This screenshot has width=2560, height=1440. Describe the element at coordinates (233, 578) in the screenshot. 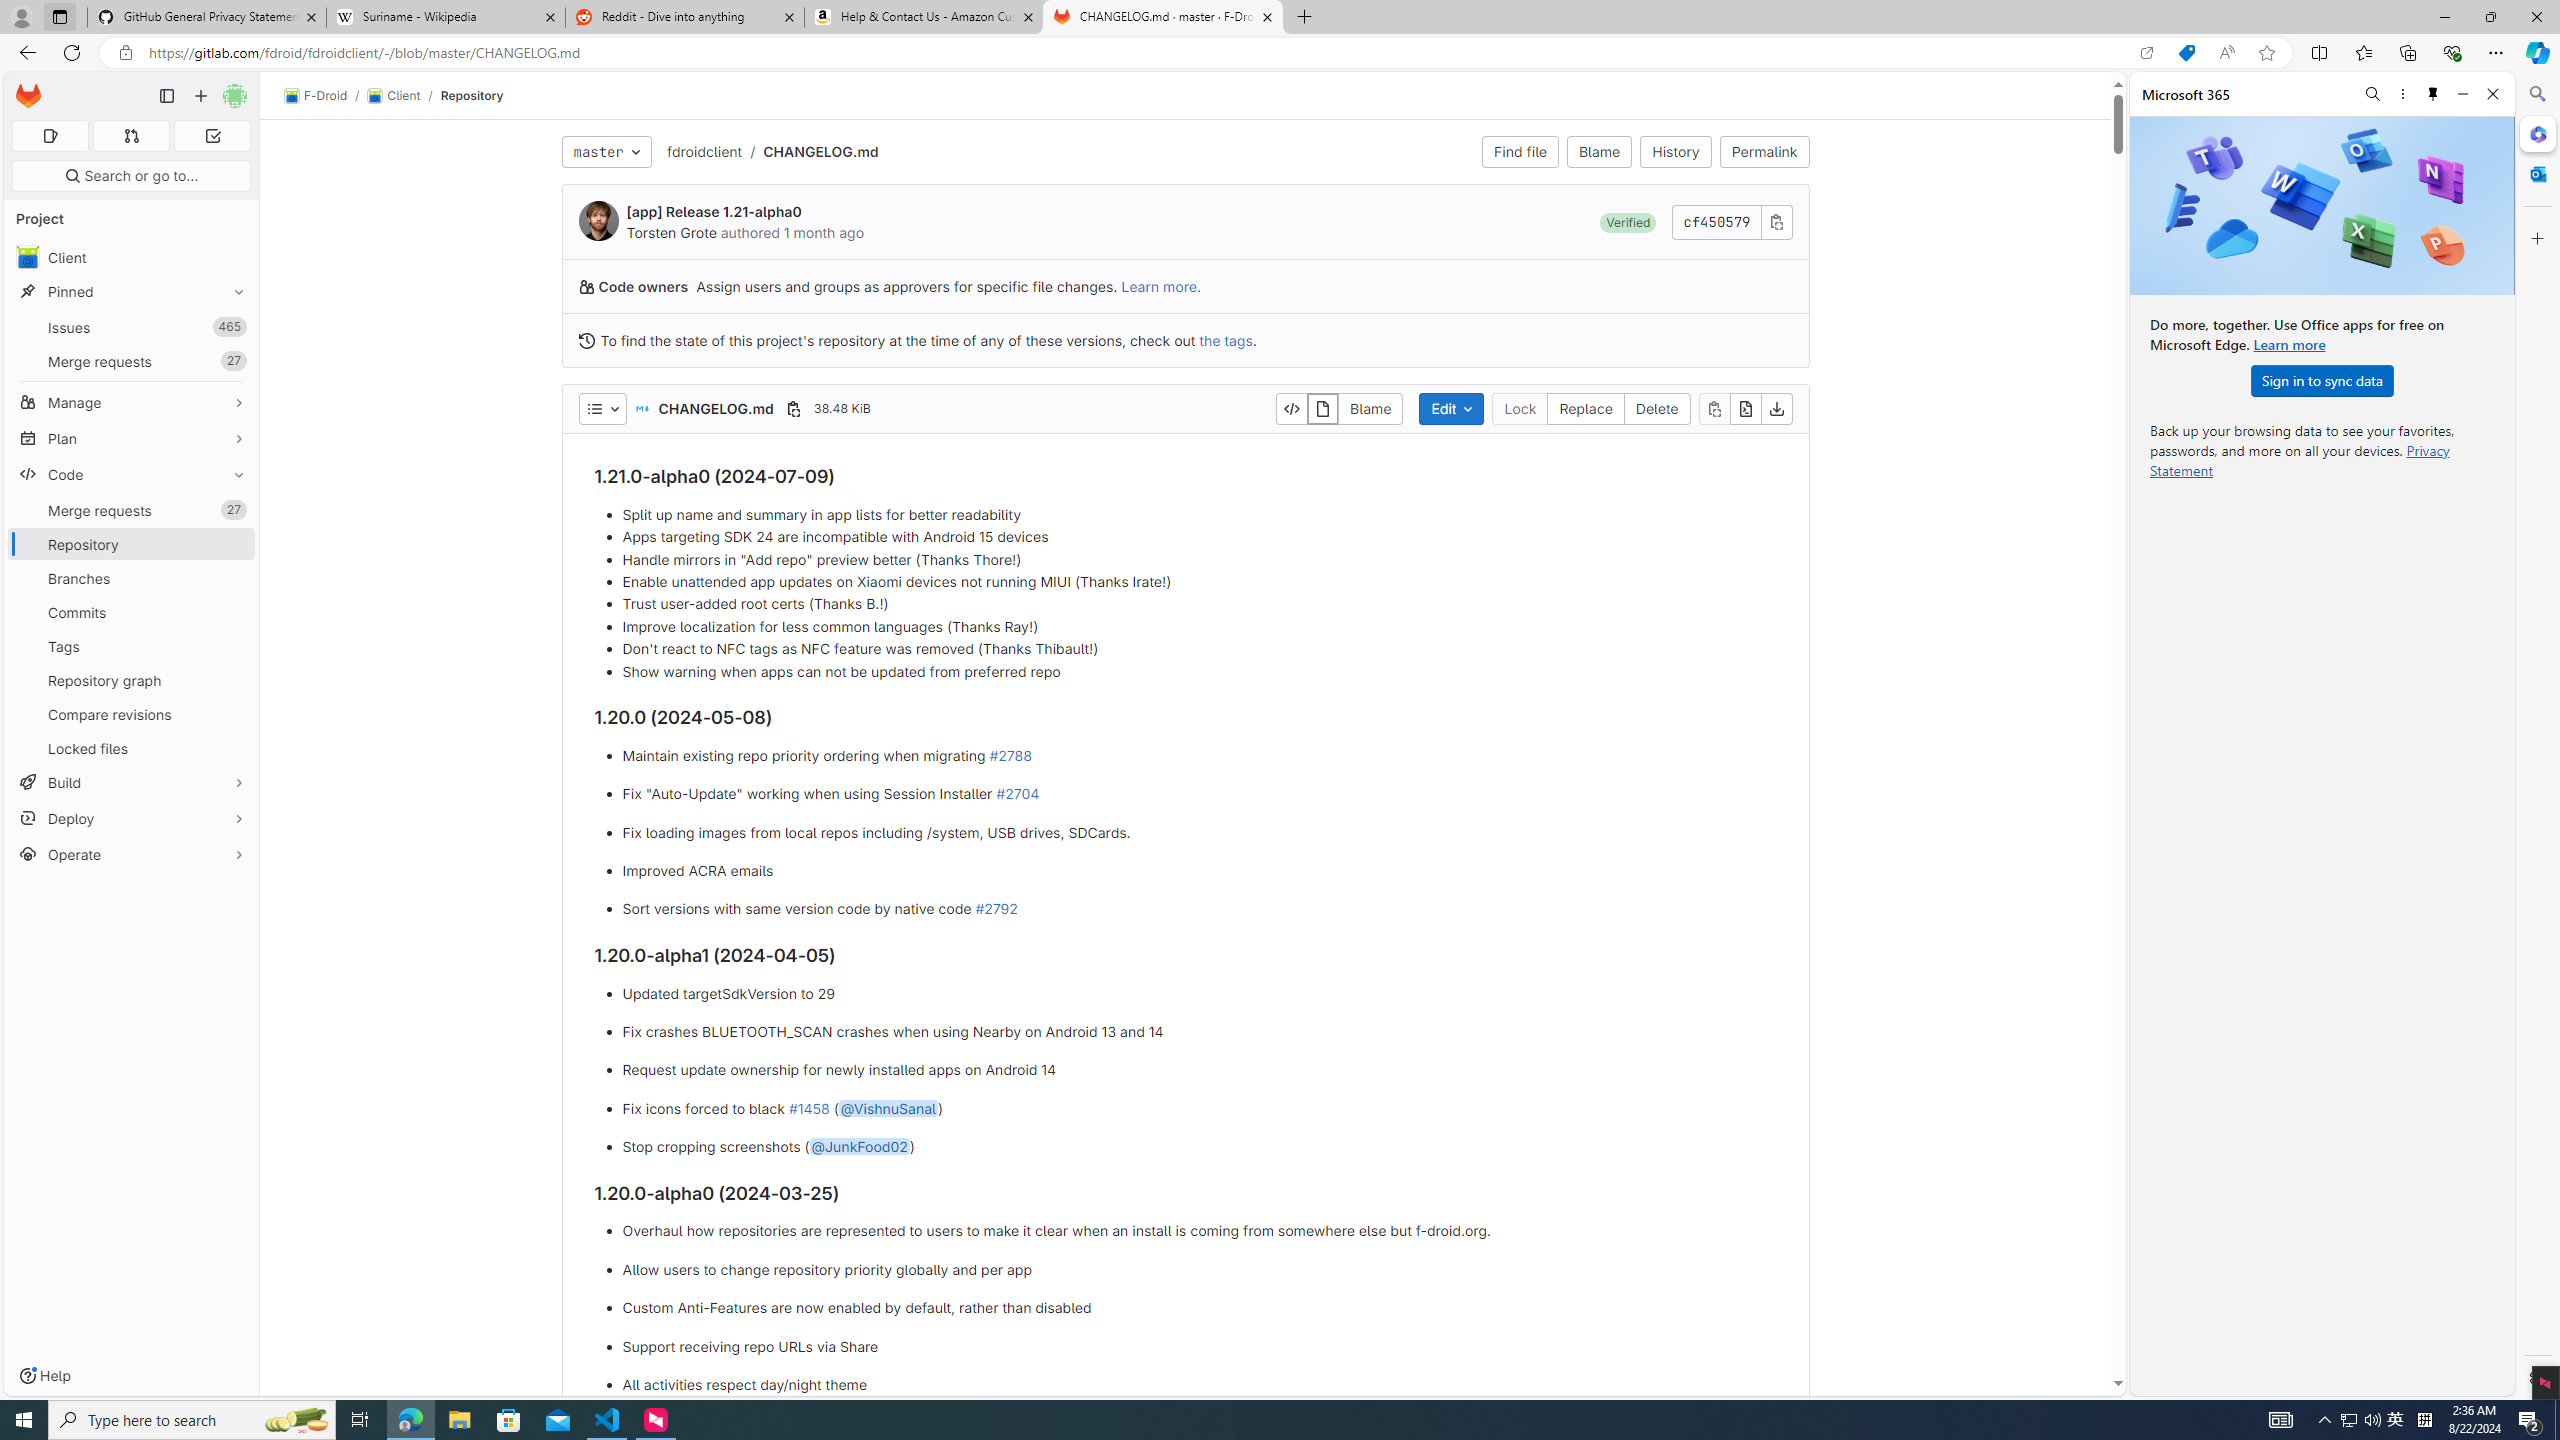

I see `'Pin Branches'` at that location.